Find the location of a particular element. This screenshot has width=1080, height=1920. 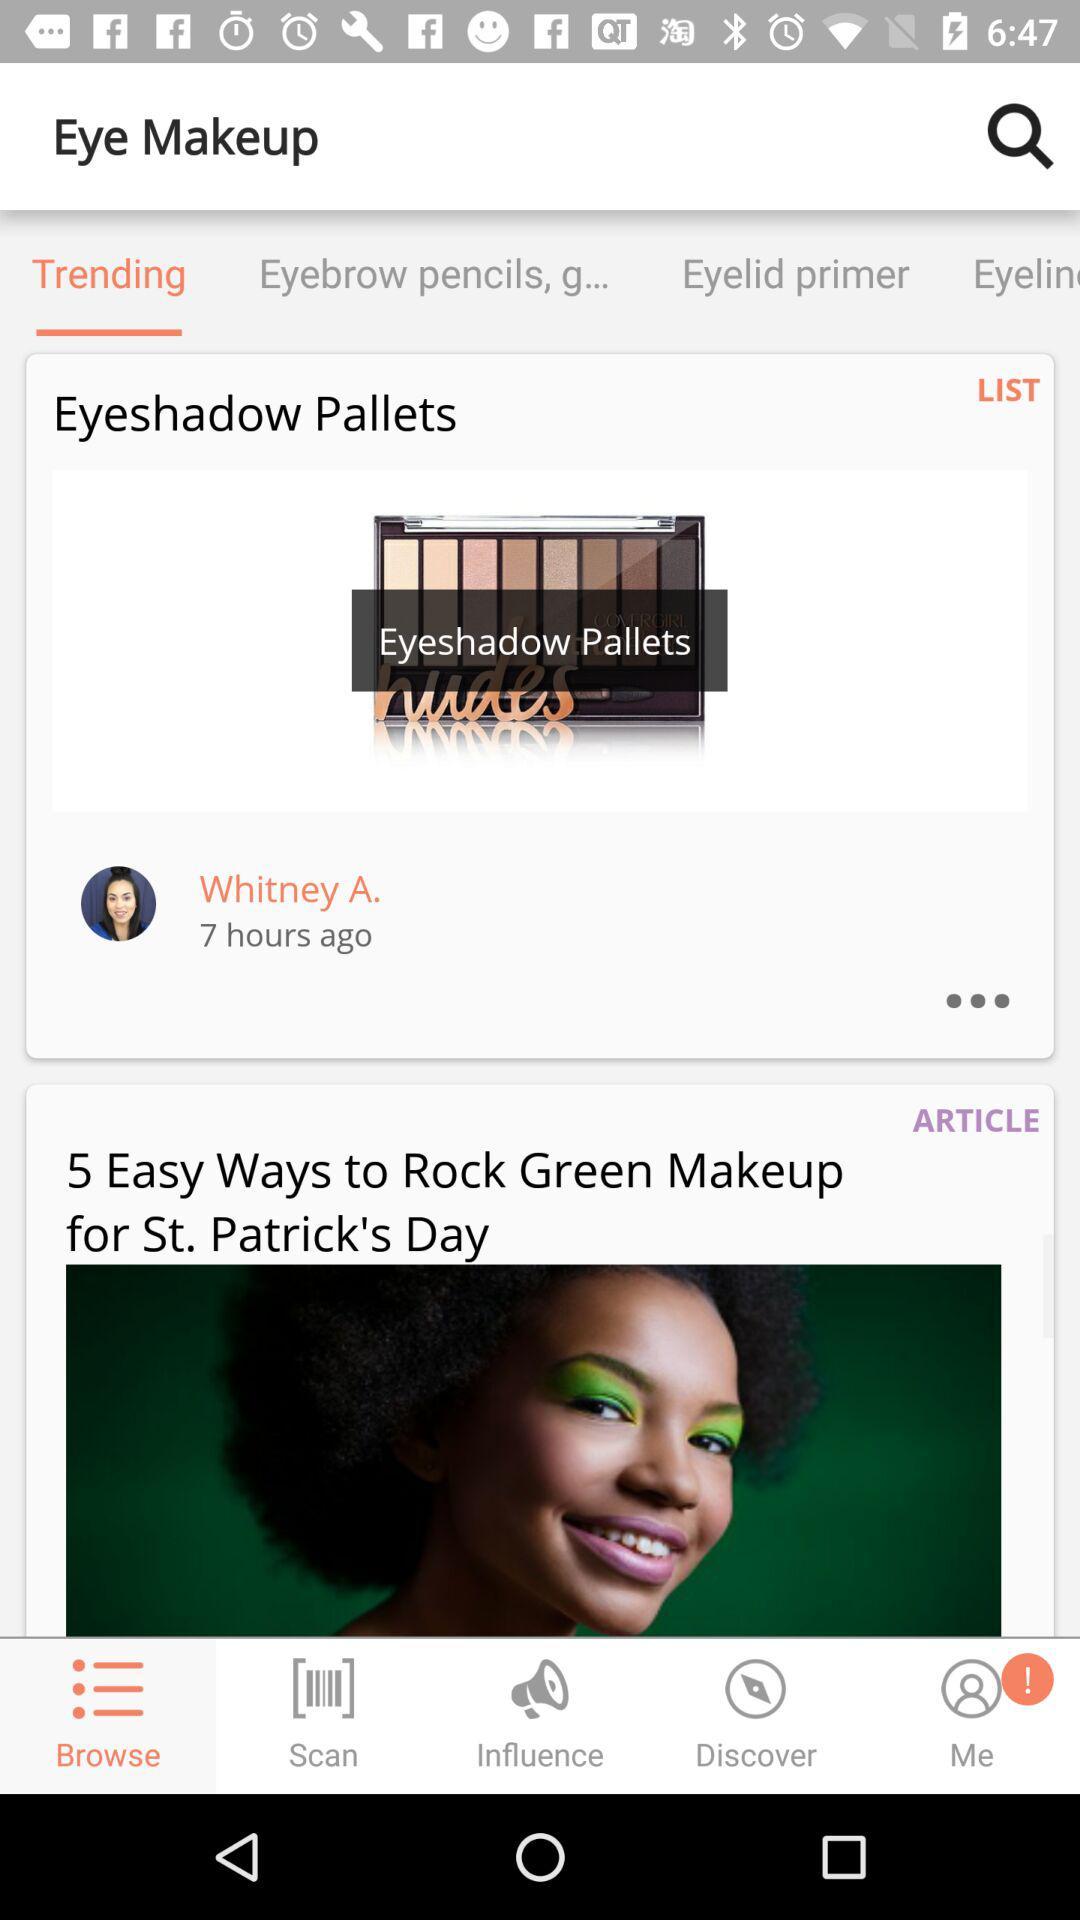

the item next to the whitney a. item is located at coordinates (118, 902).